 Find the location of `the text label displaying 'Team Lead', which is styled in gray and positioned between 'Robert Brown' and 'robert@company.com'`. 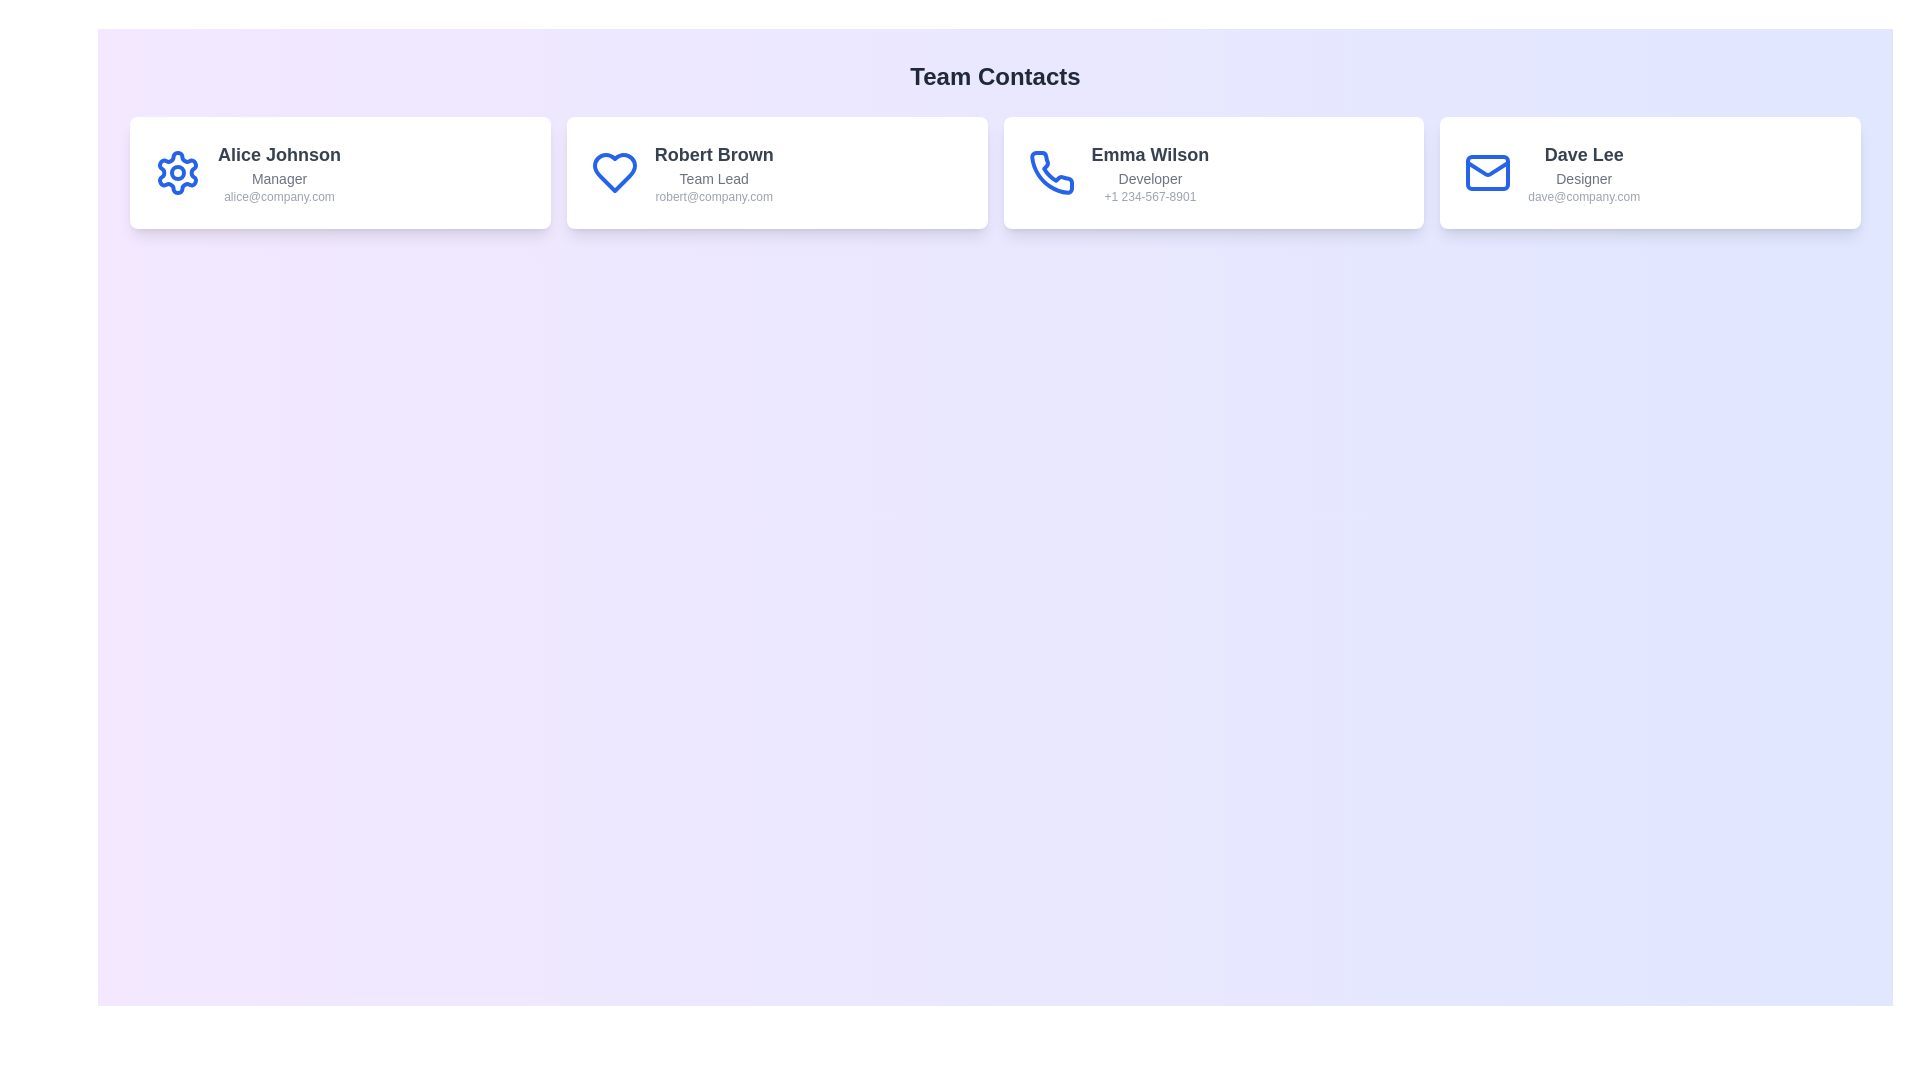

the text label displaying 'Team Lead', which is styled in gray and positioned between 'Robert Brown' and 'robert@company.com' is located at coordinates (714, 177).